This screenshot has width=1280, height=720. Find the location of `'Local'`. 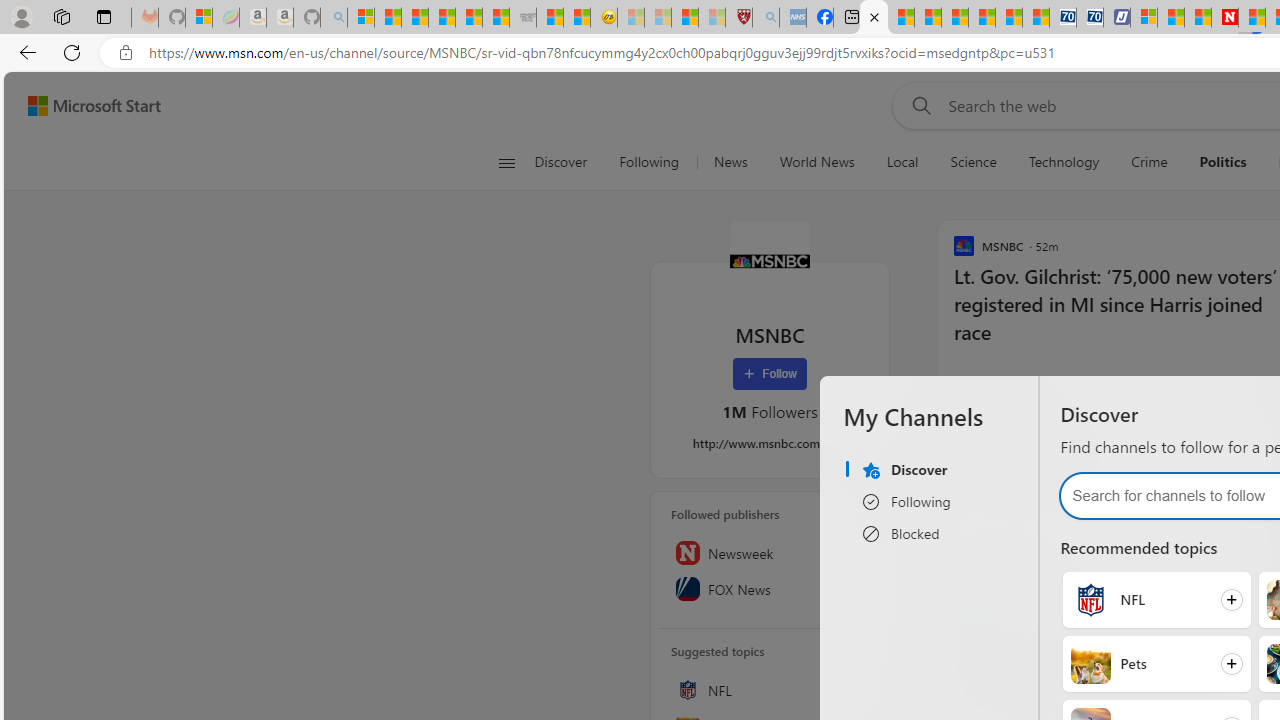

'Local' is located at coordinates (901, 162).